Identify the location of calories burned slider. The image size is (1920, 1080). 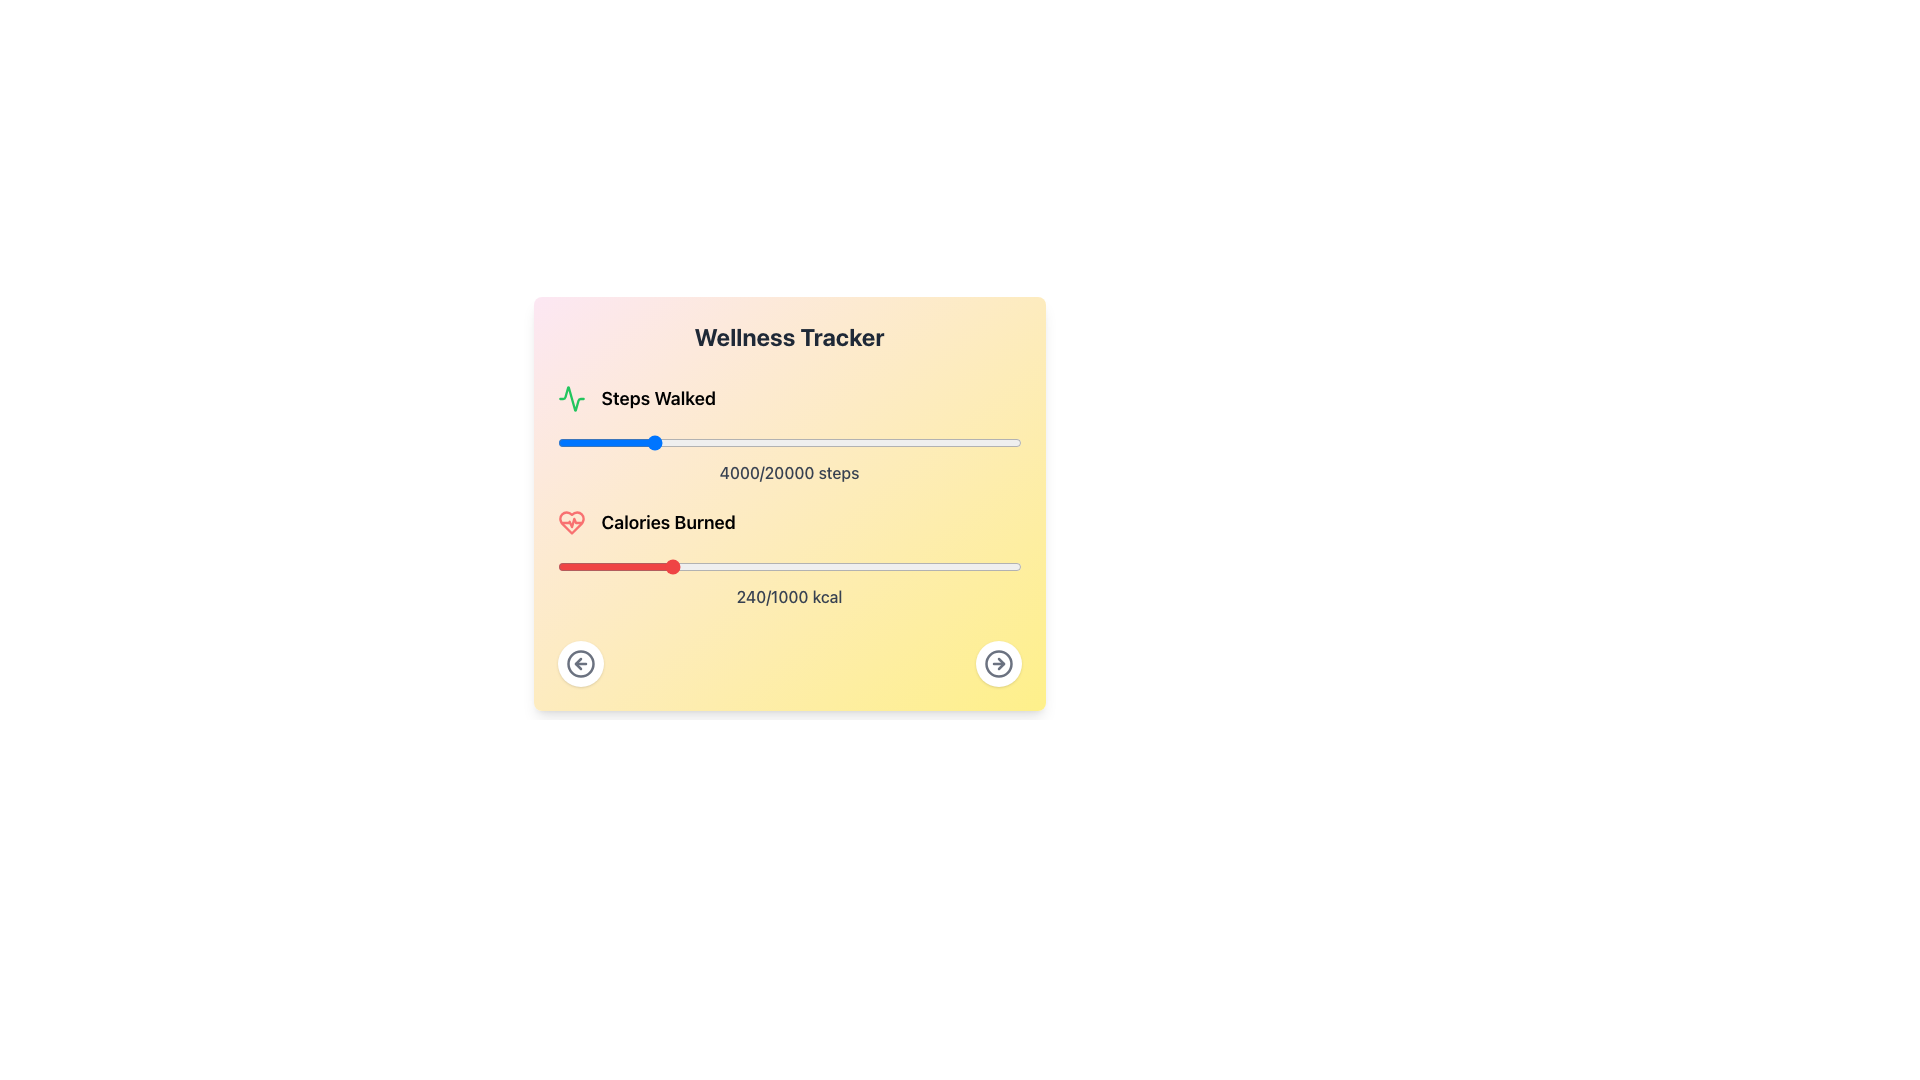
(884, 567).